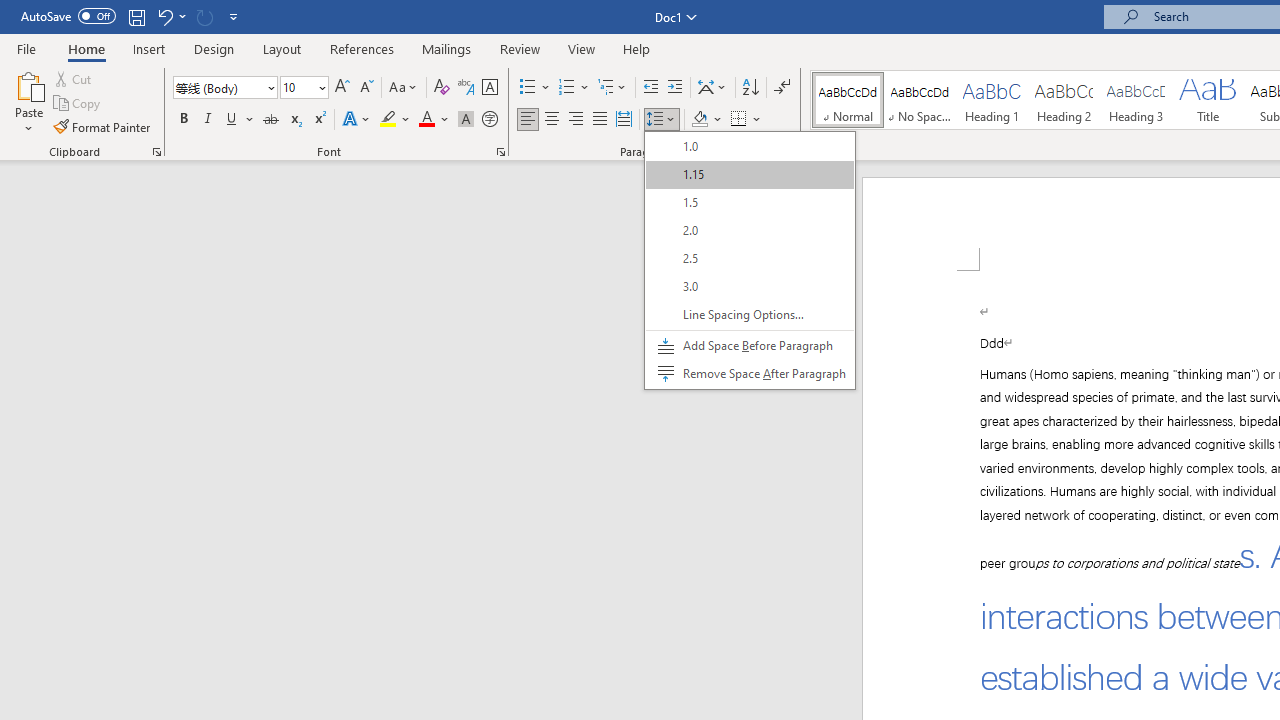  Describe the element at coordinates (650, 86) in the screenshot. I see `'Decrease Indent'` at that location.